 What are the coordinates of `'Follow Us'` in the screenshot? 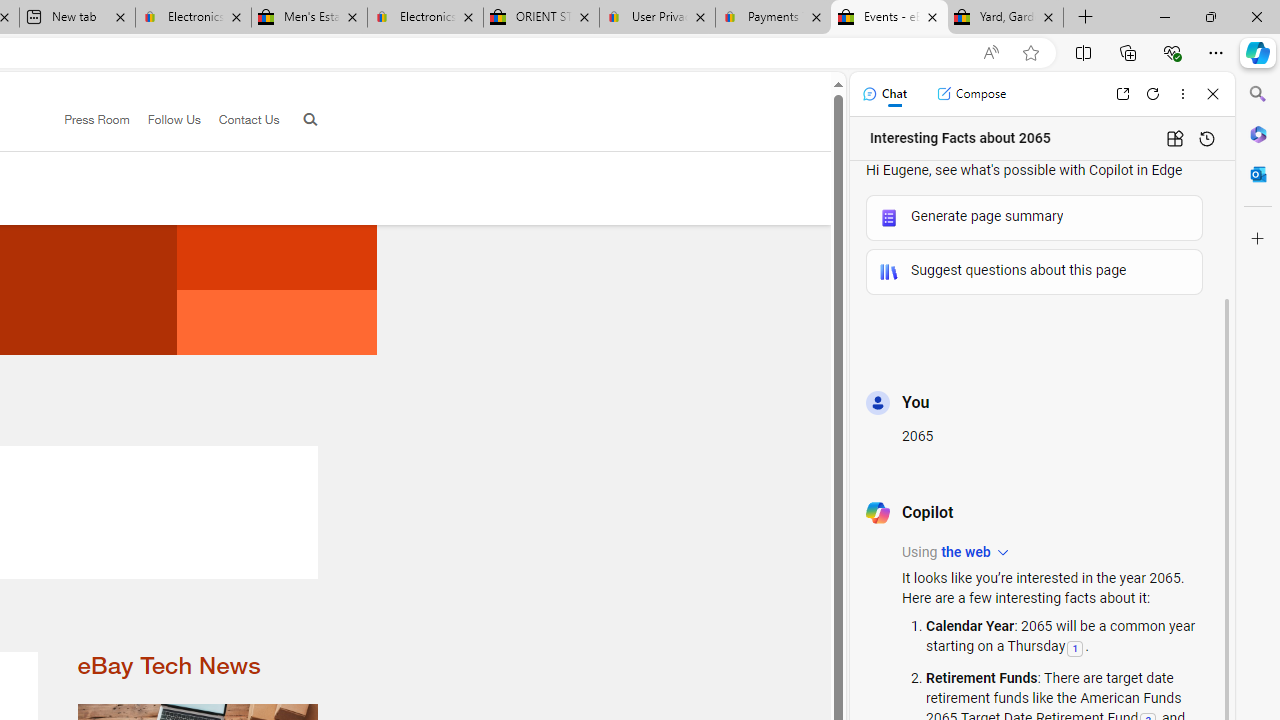 It's located at (174, 119).